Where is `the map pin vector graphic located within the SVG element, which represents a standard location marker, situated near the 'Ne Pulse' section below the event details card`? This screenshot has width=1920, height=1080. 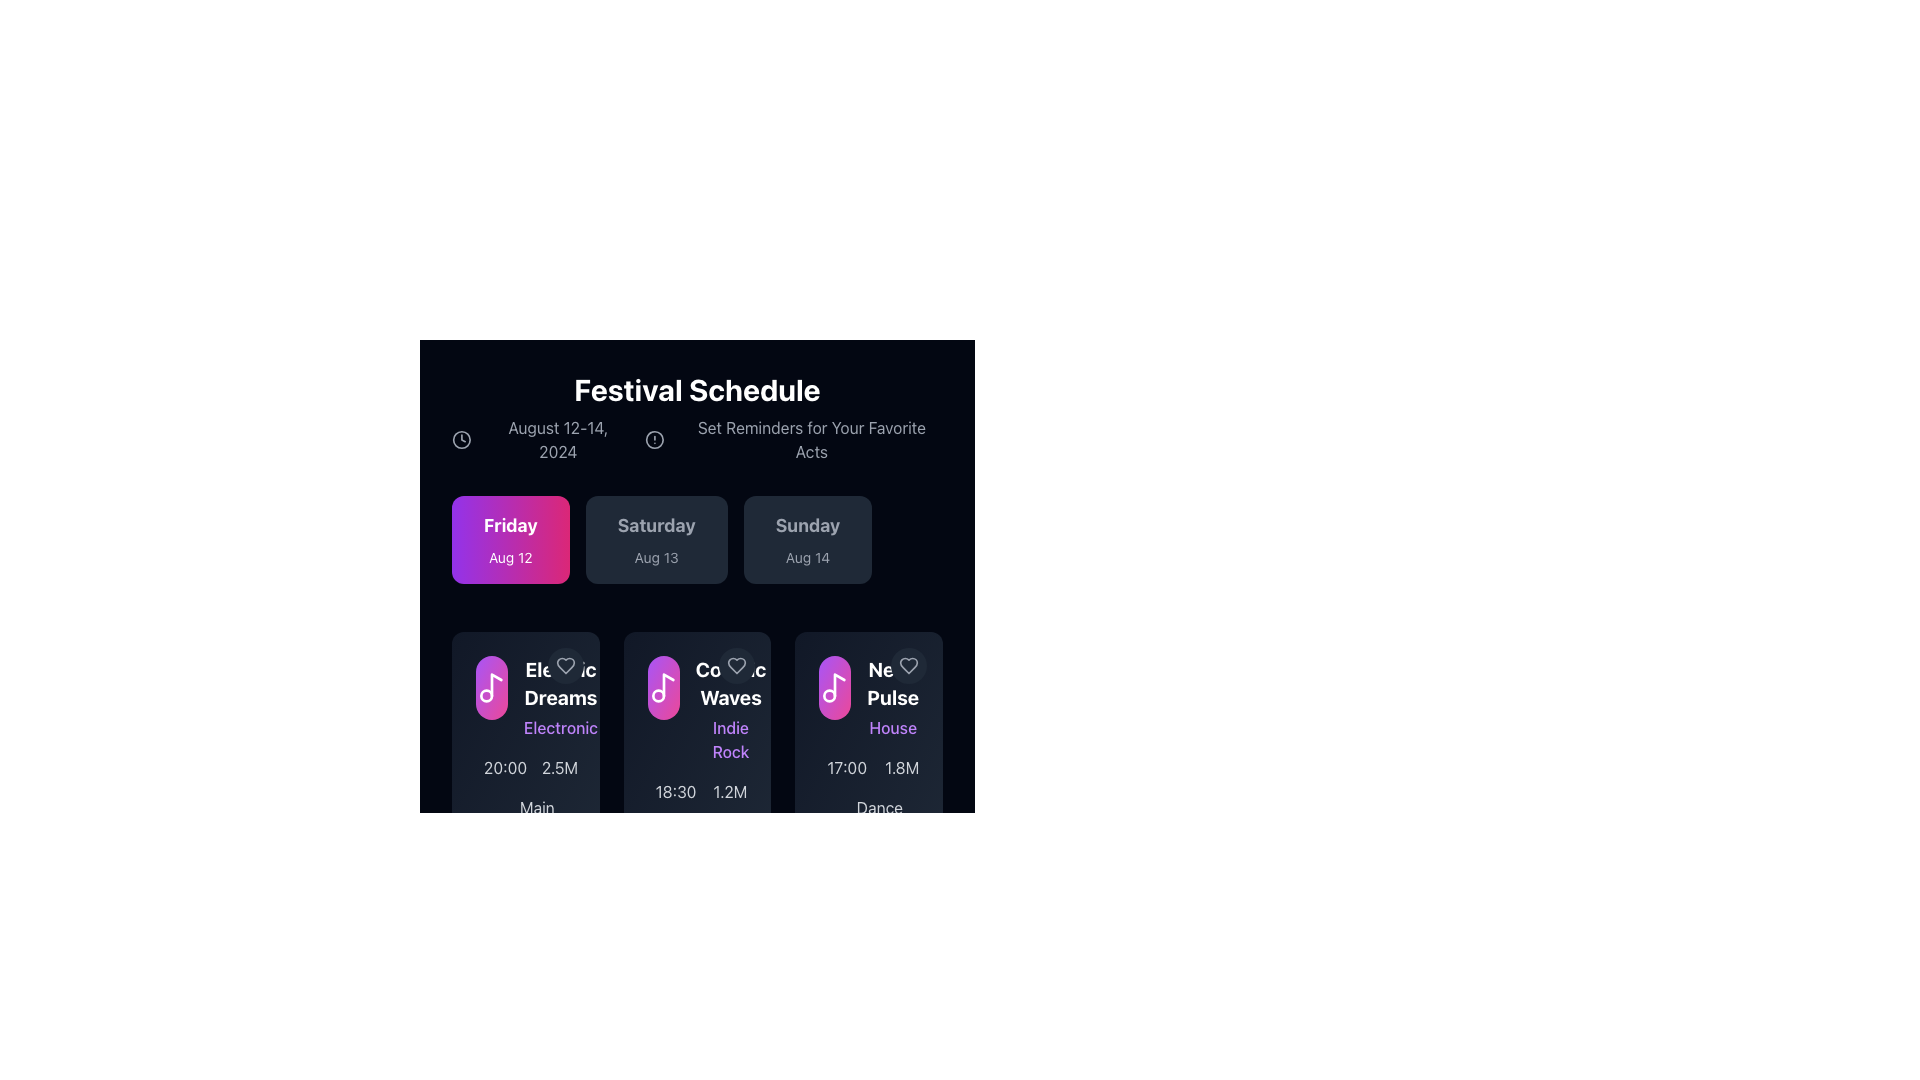 the map pin vector graphic located within the SVG element, which represents a standard location marker, situated near the 'Ne Pulse' section below the event details card is located at coordinates (825, 820).